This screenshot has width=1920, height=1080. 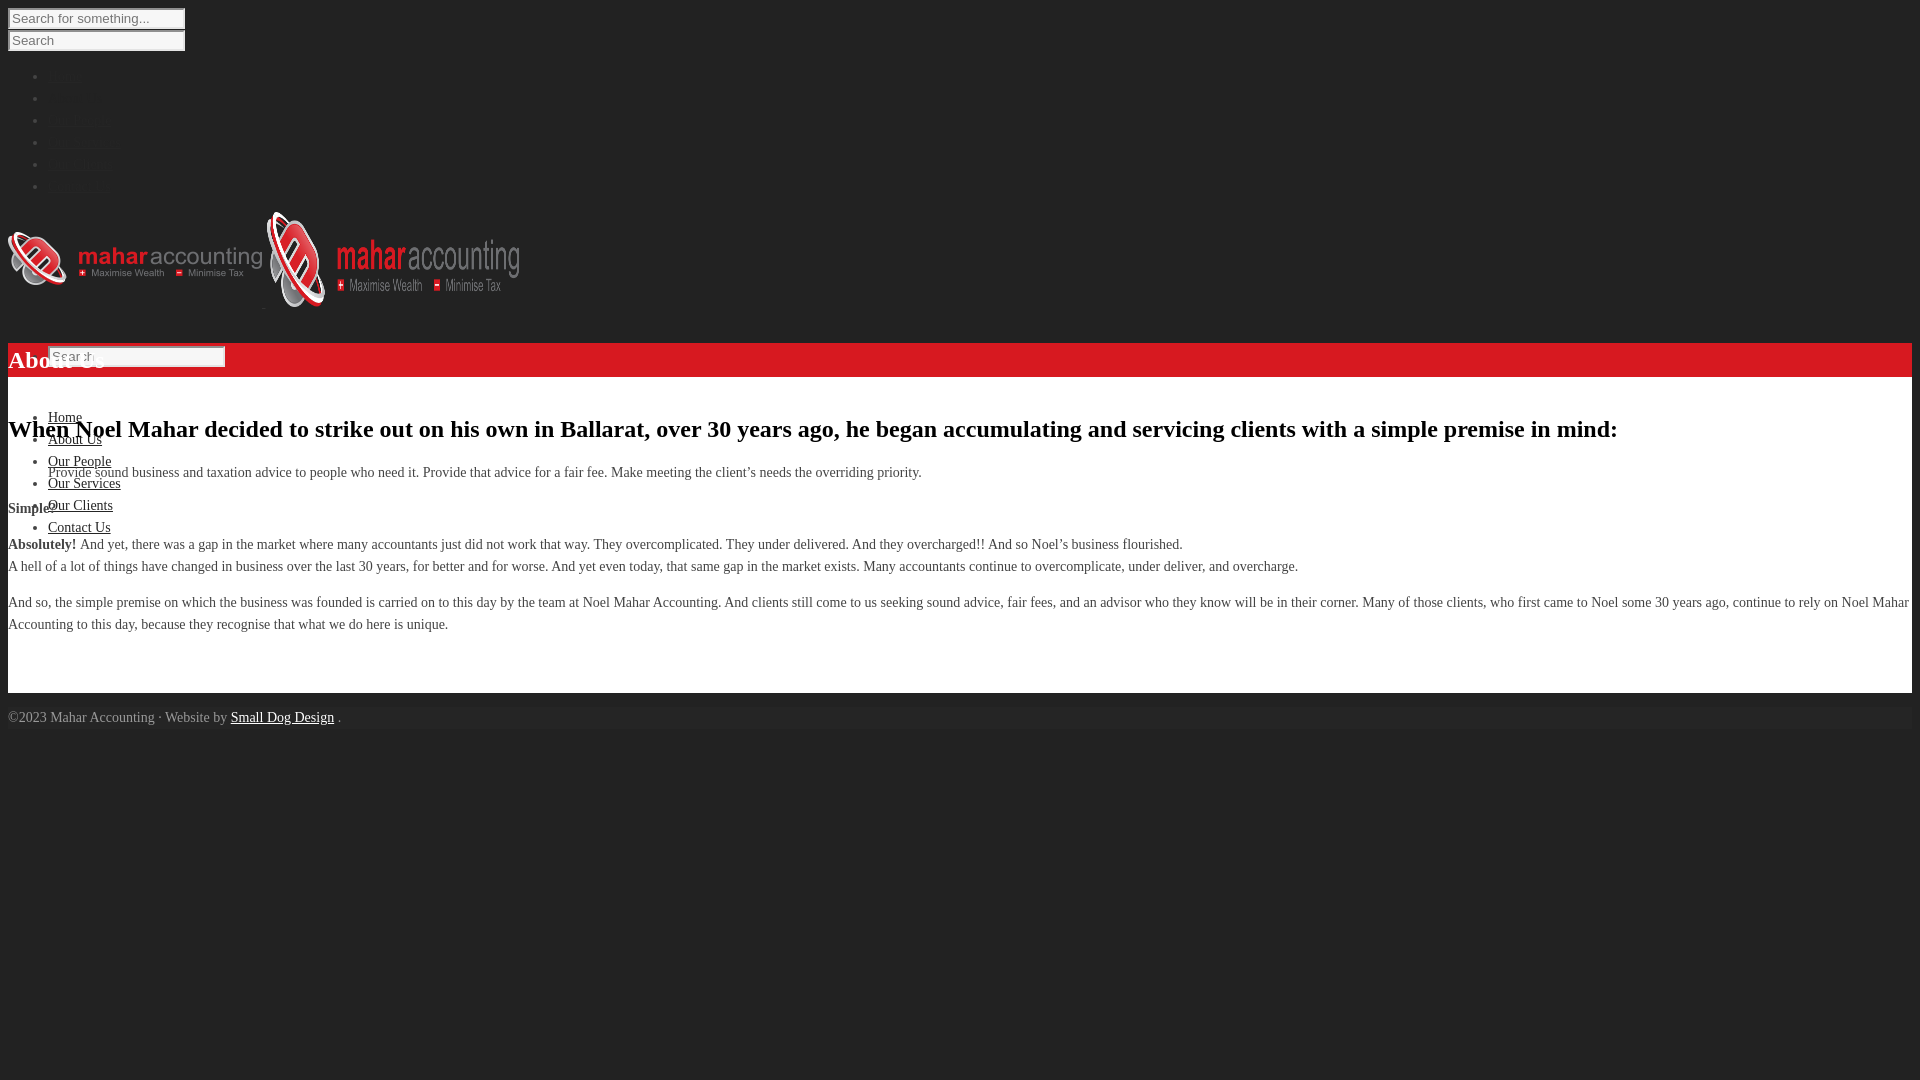 I want to click on 'About Us', so click(x=75, y=98).